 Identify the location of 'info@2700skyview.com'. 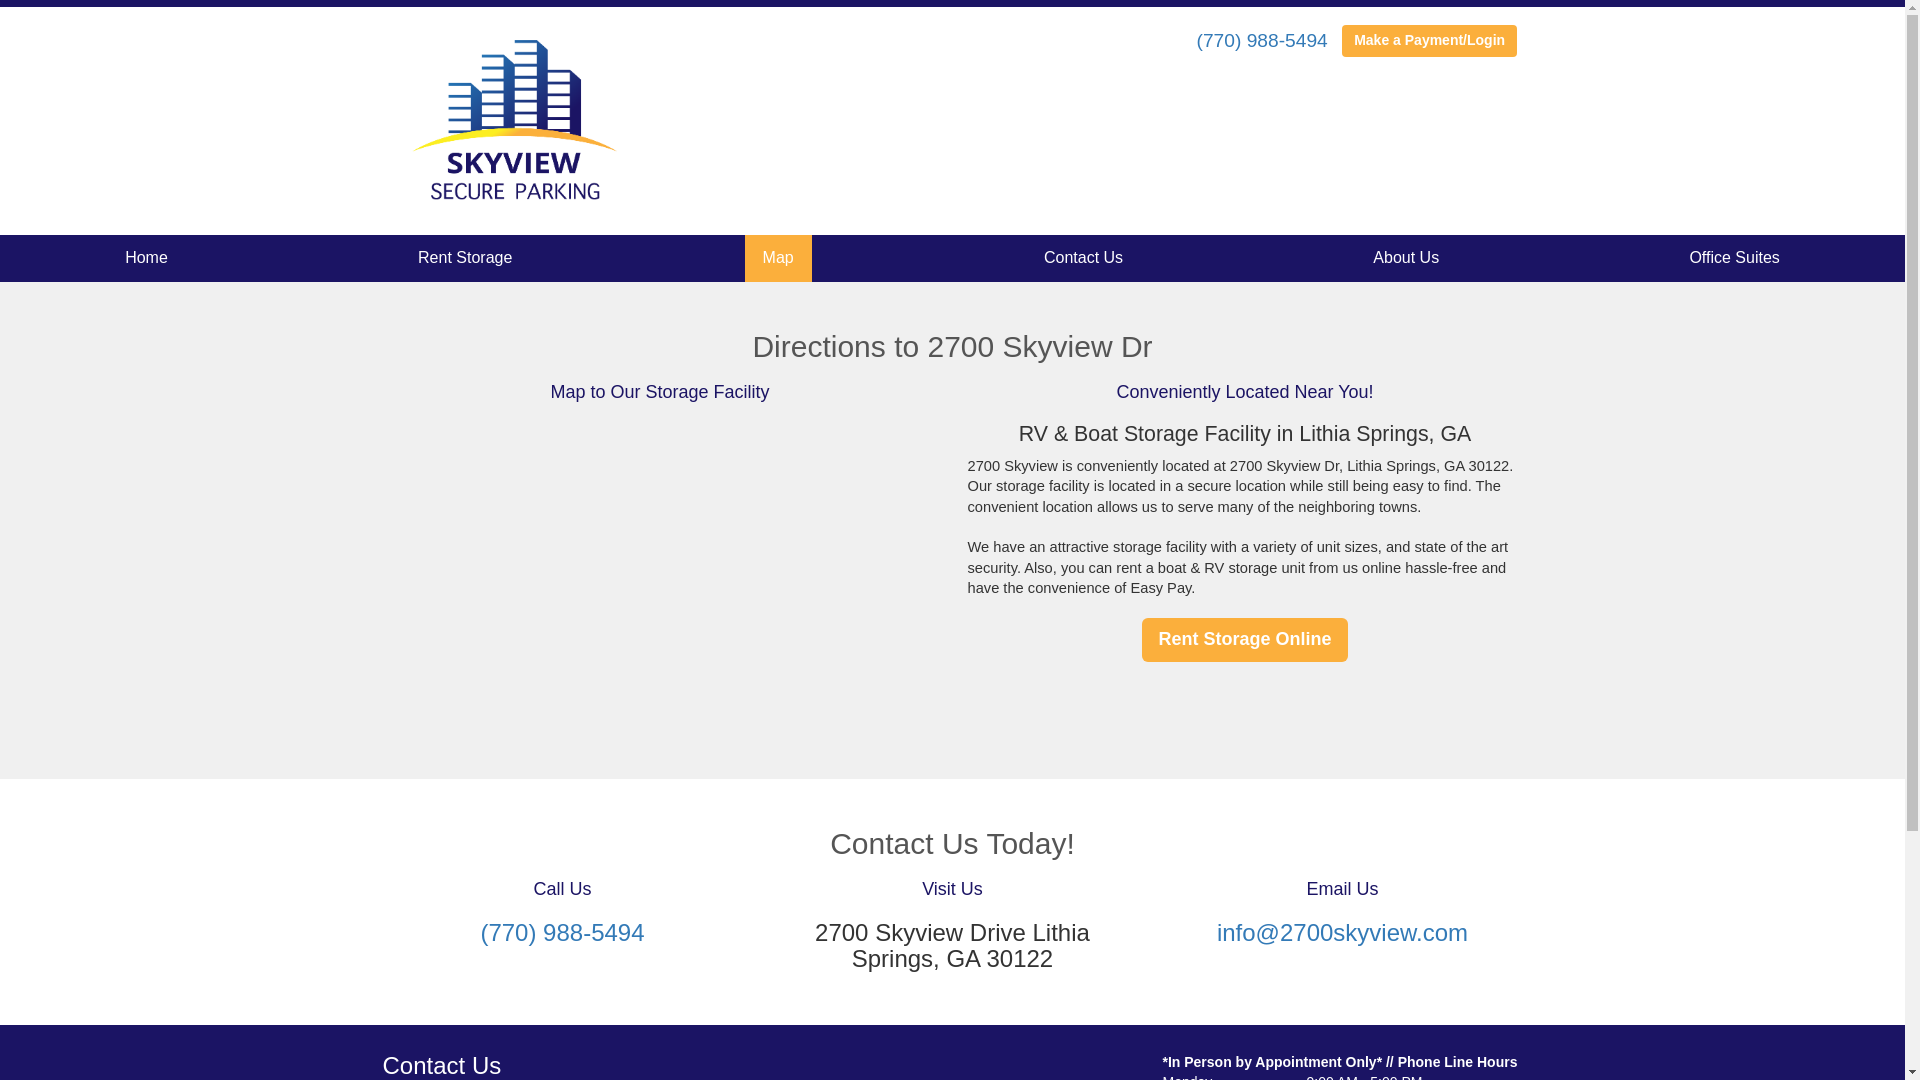
(1342, 932).